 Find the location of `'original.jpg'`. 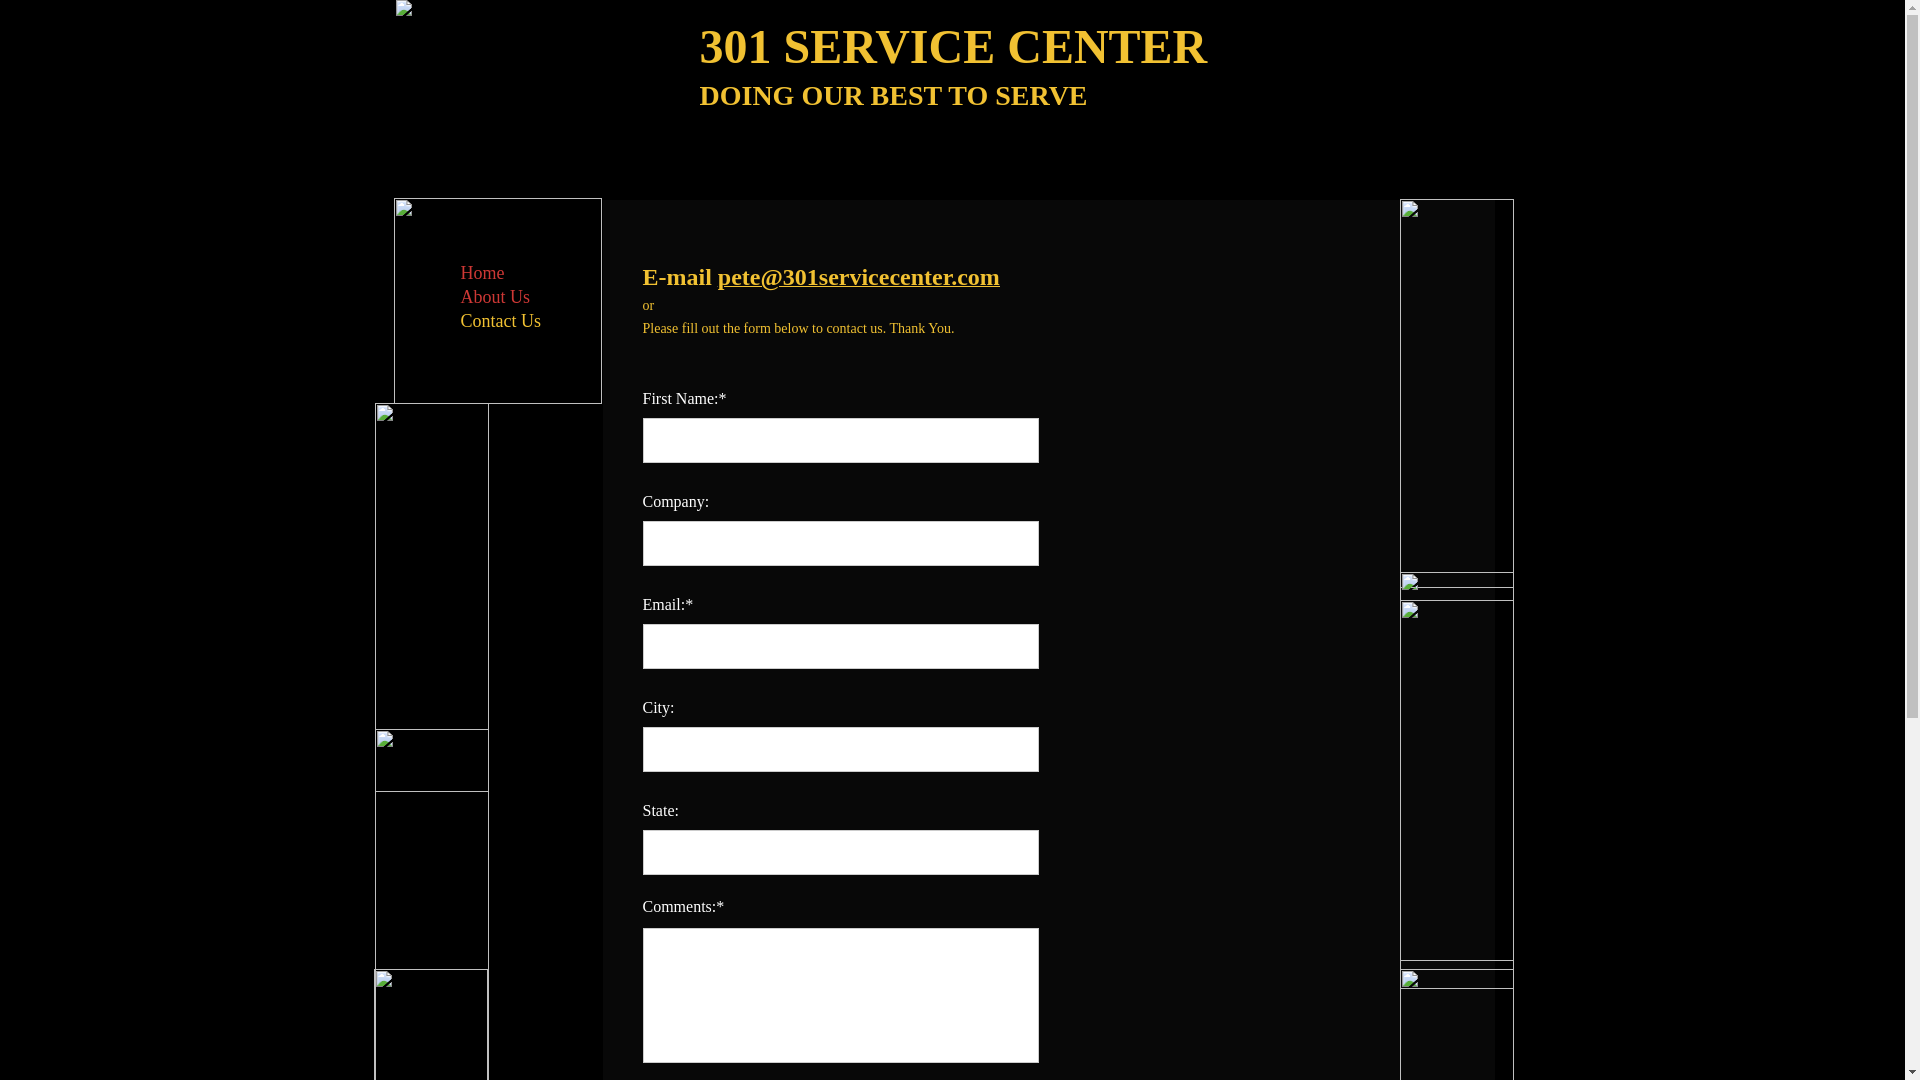

'original.jpg' is located at coordinates (1457, 793).